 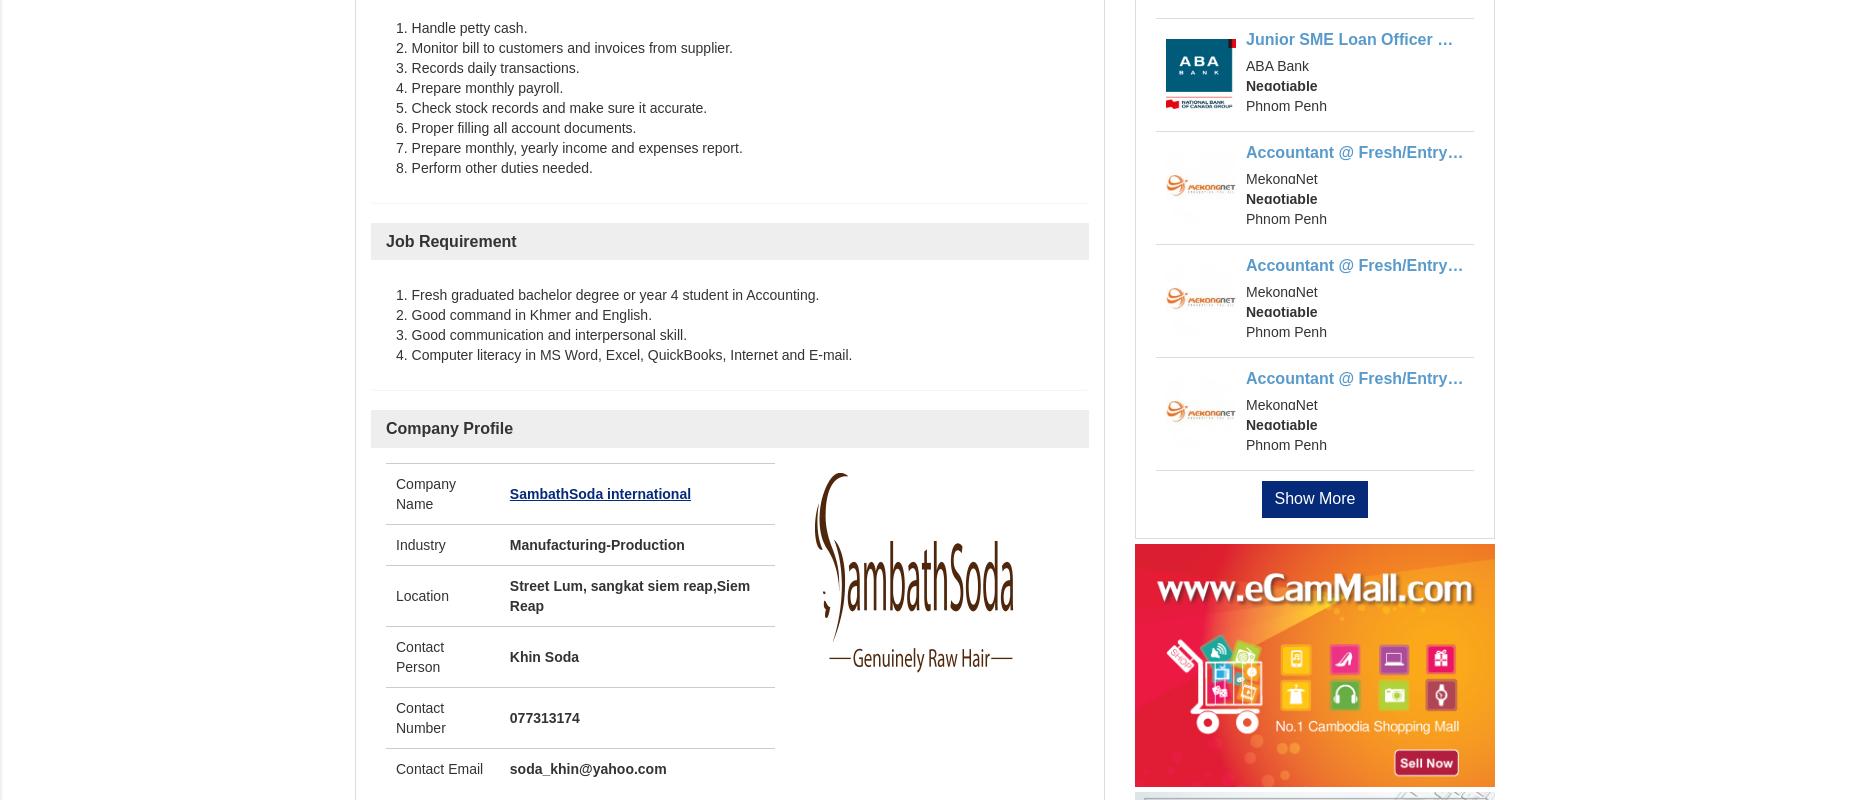 I want to click on '6. Proper filling all account documents.', so click(x=515, y=126).